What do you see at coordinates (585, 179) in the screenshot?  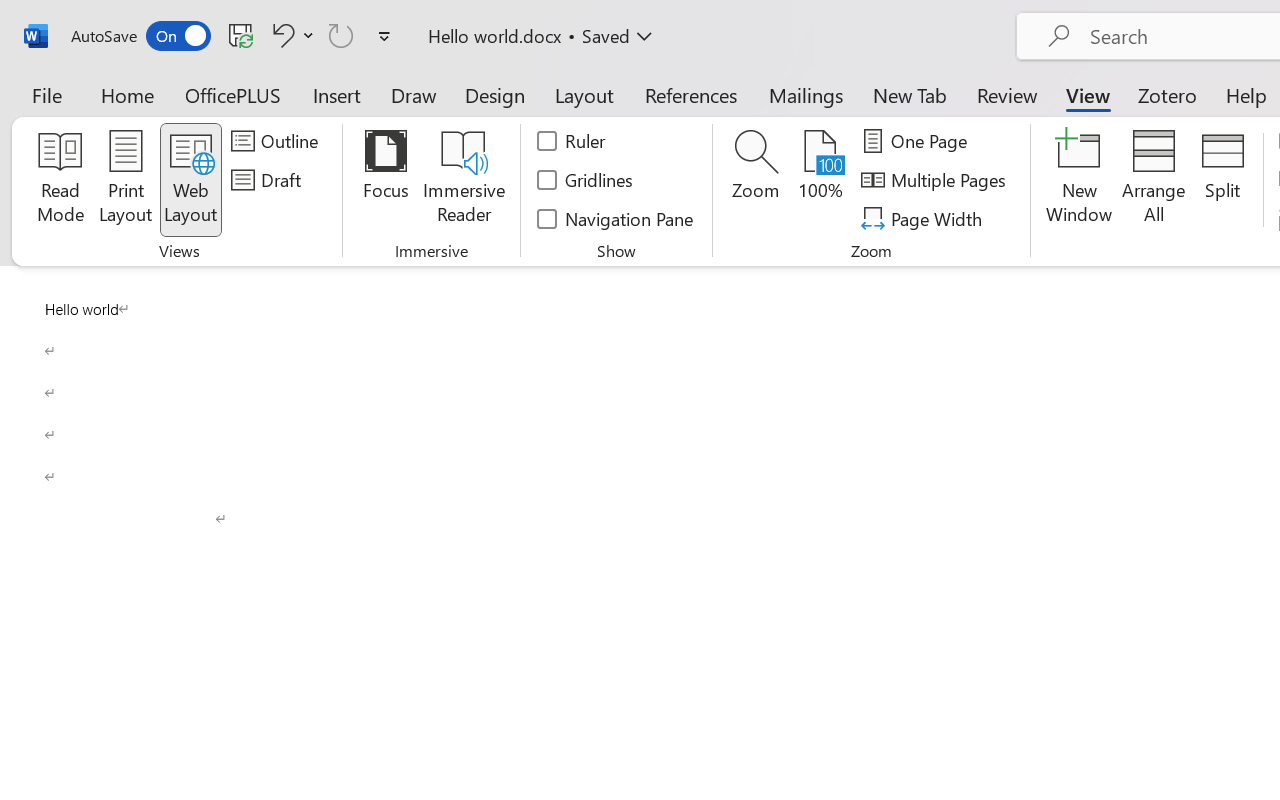 I see `'Gridlines'` at bounding box center [585, 179].